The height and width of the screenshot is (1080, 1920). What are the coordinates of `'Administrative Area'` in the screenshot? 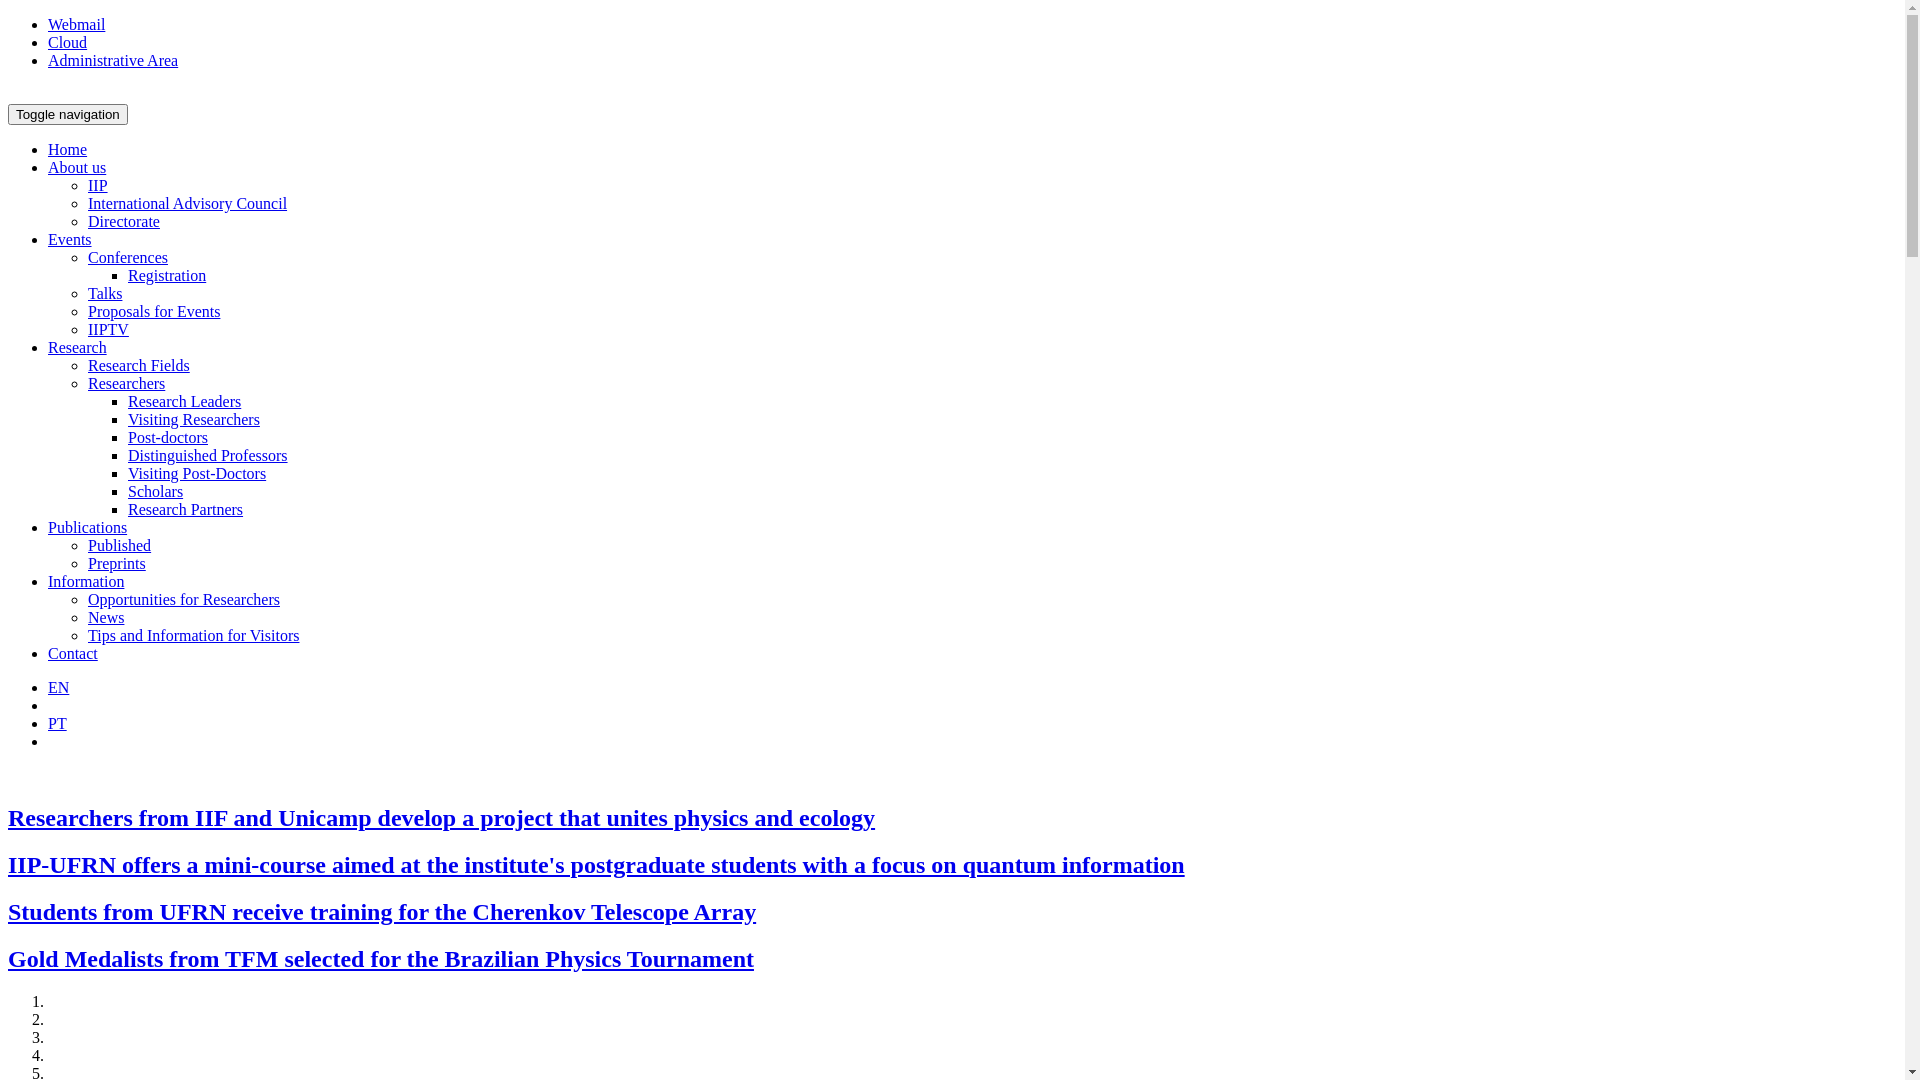 It's located at (112, 59).